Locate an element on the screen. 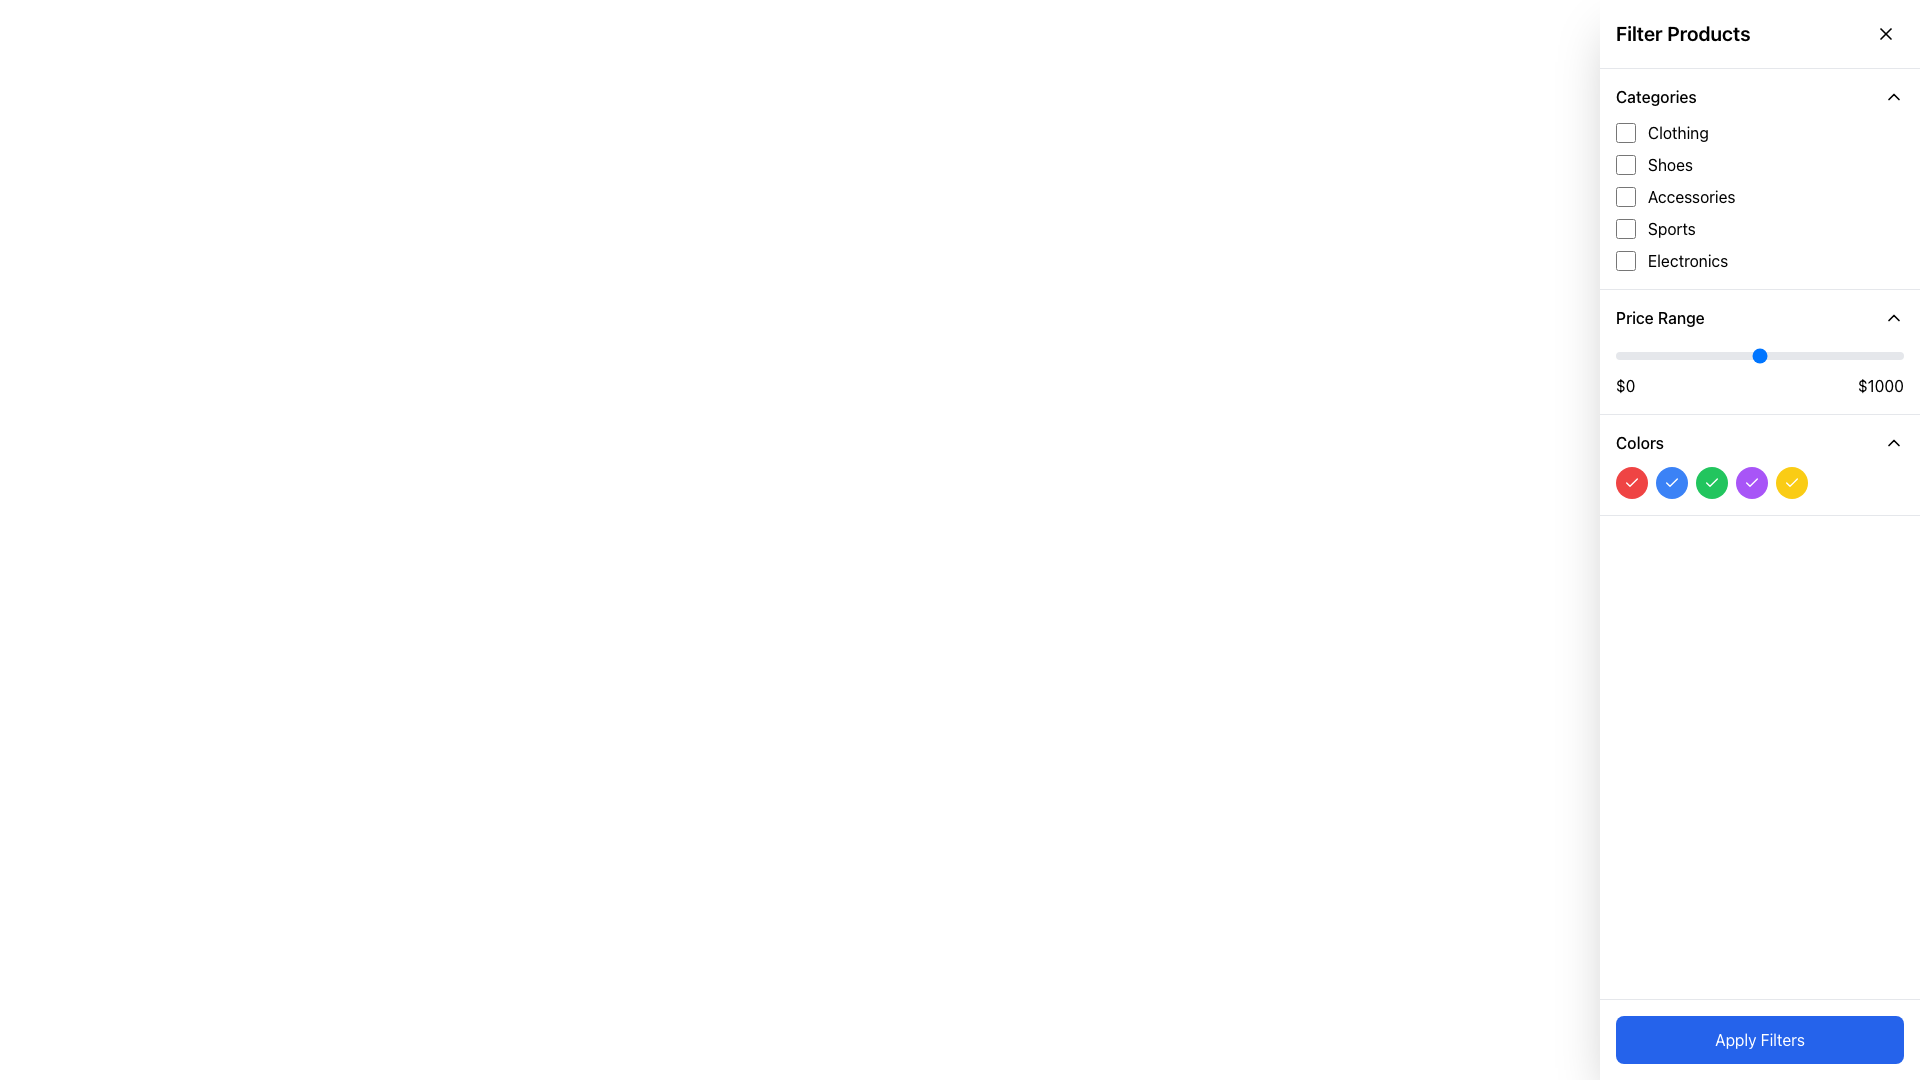 This screenshot has width=1920, height=1080. displayed information from the price range indicator text label showing '$0' and '$1000', located below the Price Range slider in the Filter Products section is located at coordinates (1760, 385).